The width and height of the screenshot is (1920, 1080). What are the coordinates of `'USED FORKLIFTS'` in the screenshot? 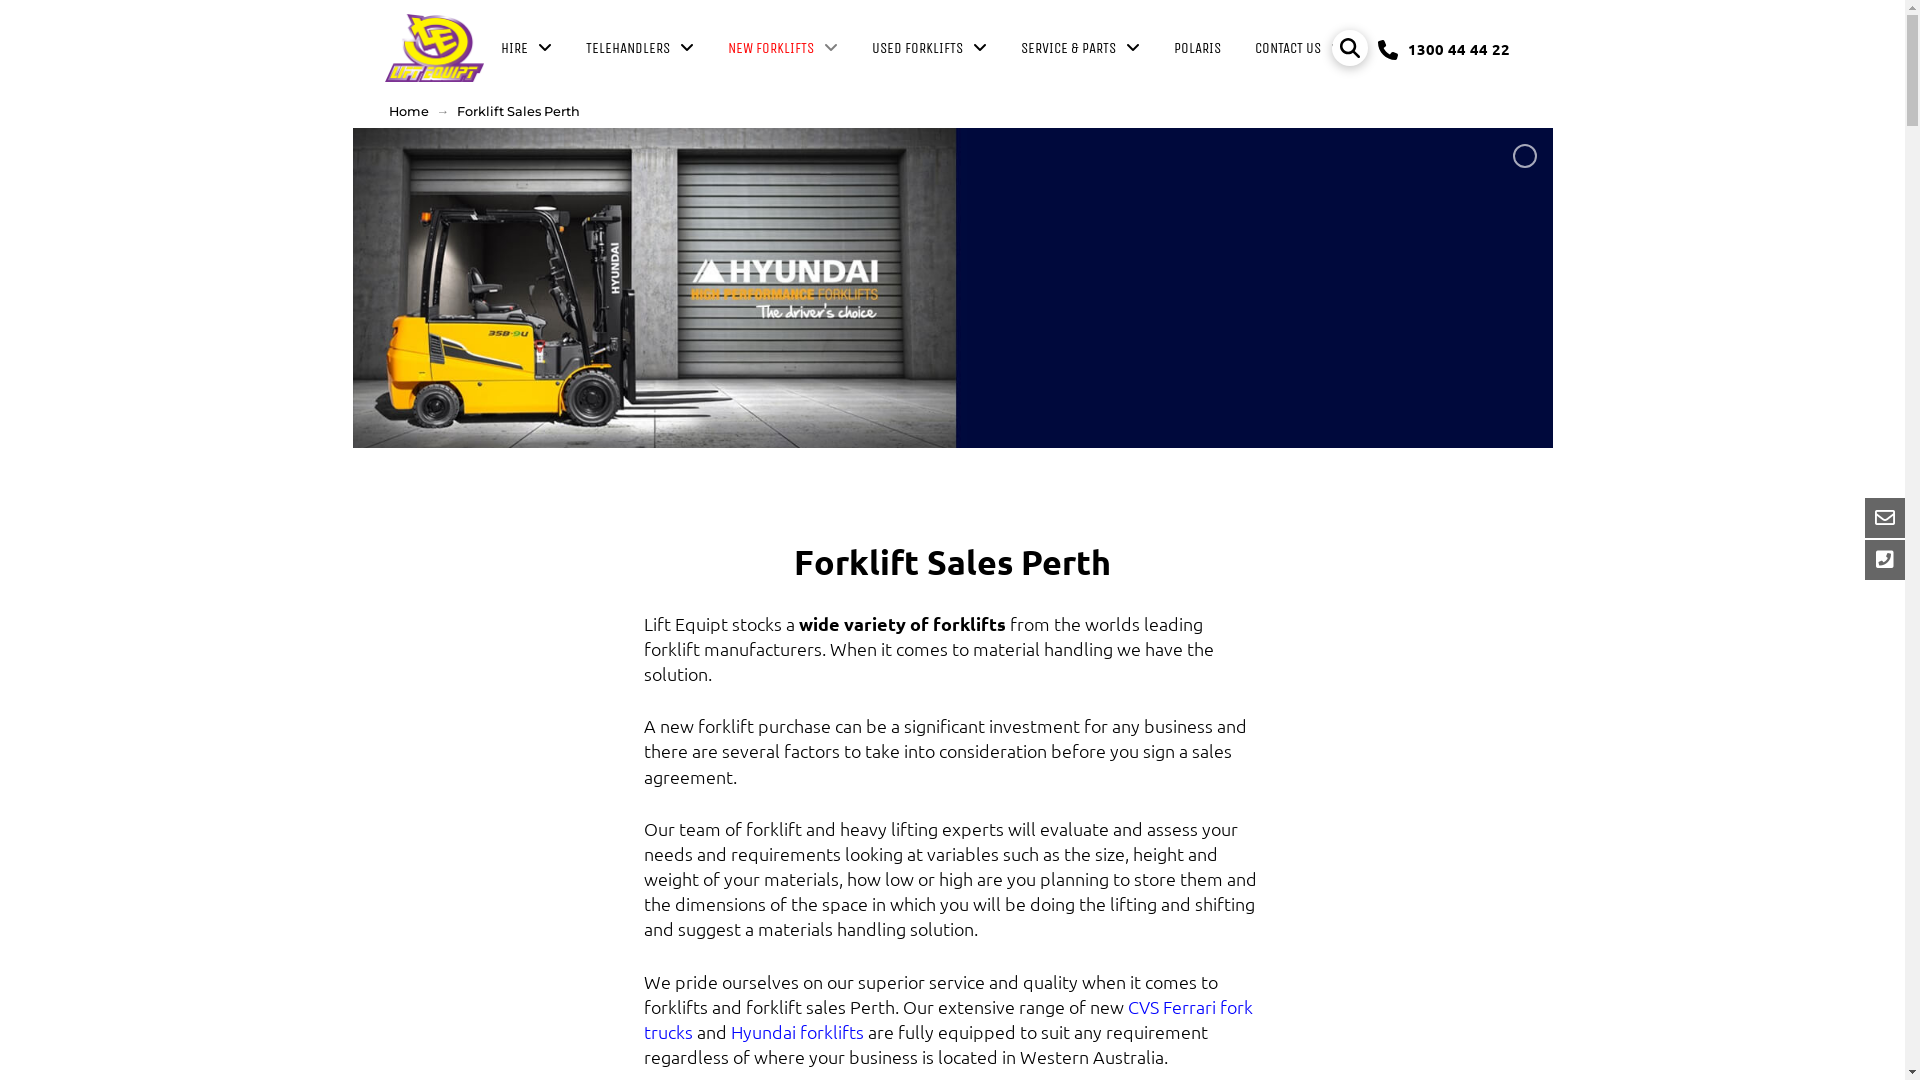 It's located at (928, 46).